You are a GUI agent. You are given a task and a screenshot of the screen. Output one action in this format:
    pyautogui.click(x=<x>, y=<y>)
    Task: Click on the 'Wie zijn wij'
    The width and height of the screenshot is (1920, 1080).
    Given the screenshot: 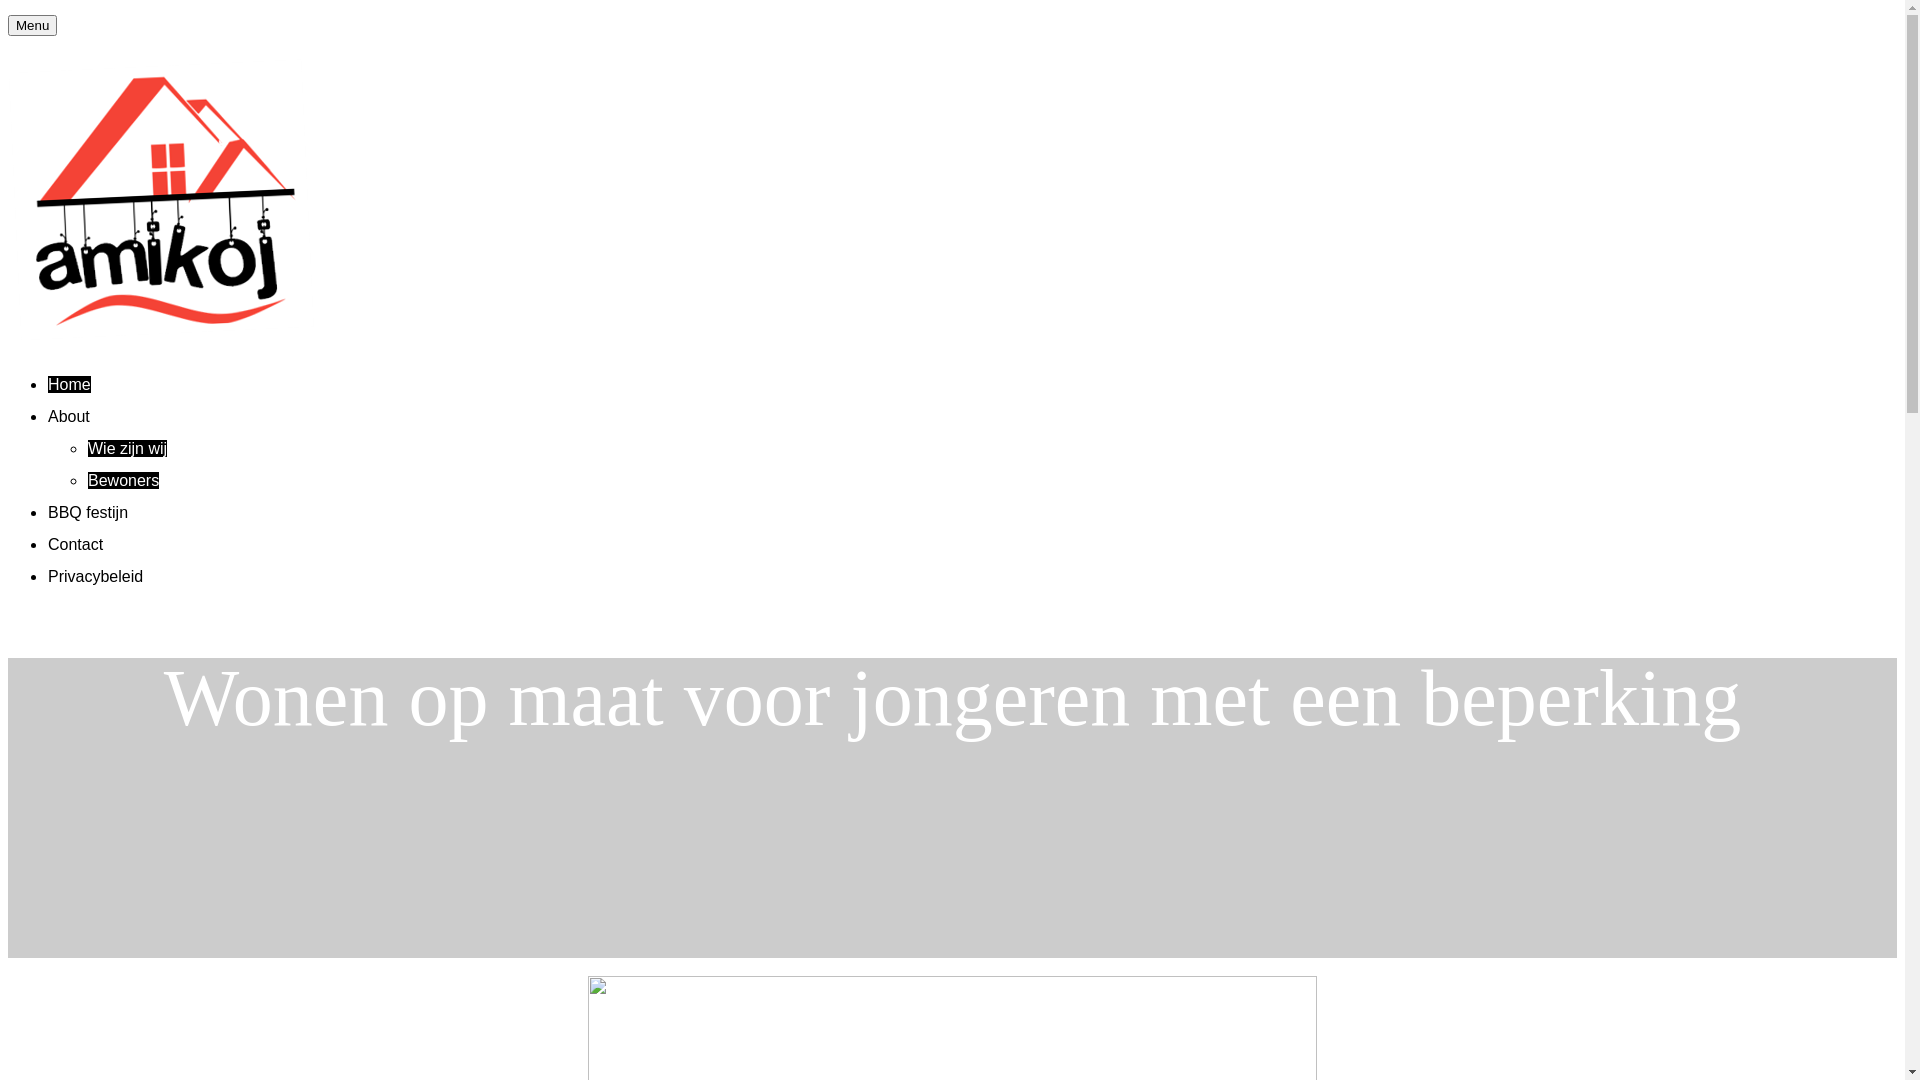 What is the action you would take?
    pyautogui.click(x=126, y=447)
    